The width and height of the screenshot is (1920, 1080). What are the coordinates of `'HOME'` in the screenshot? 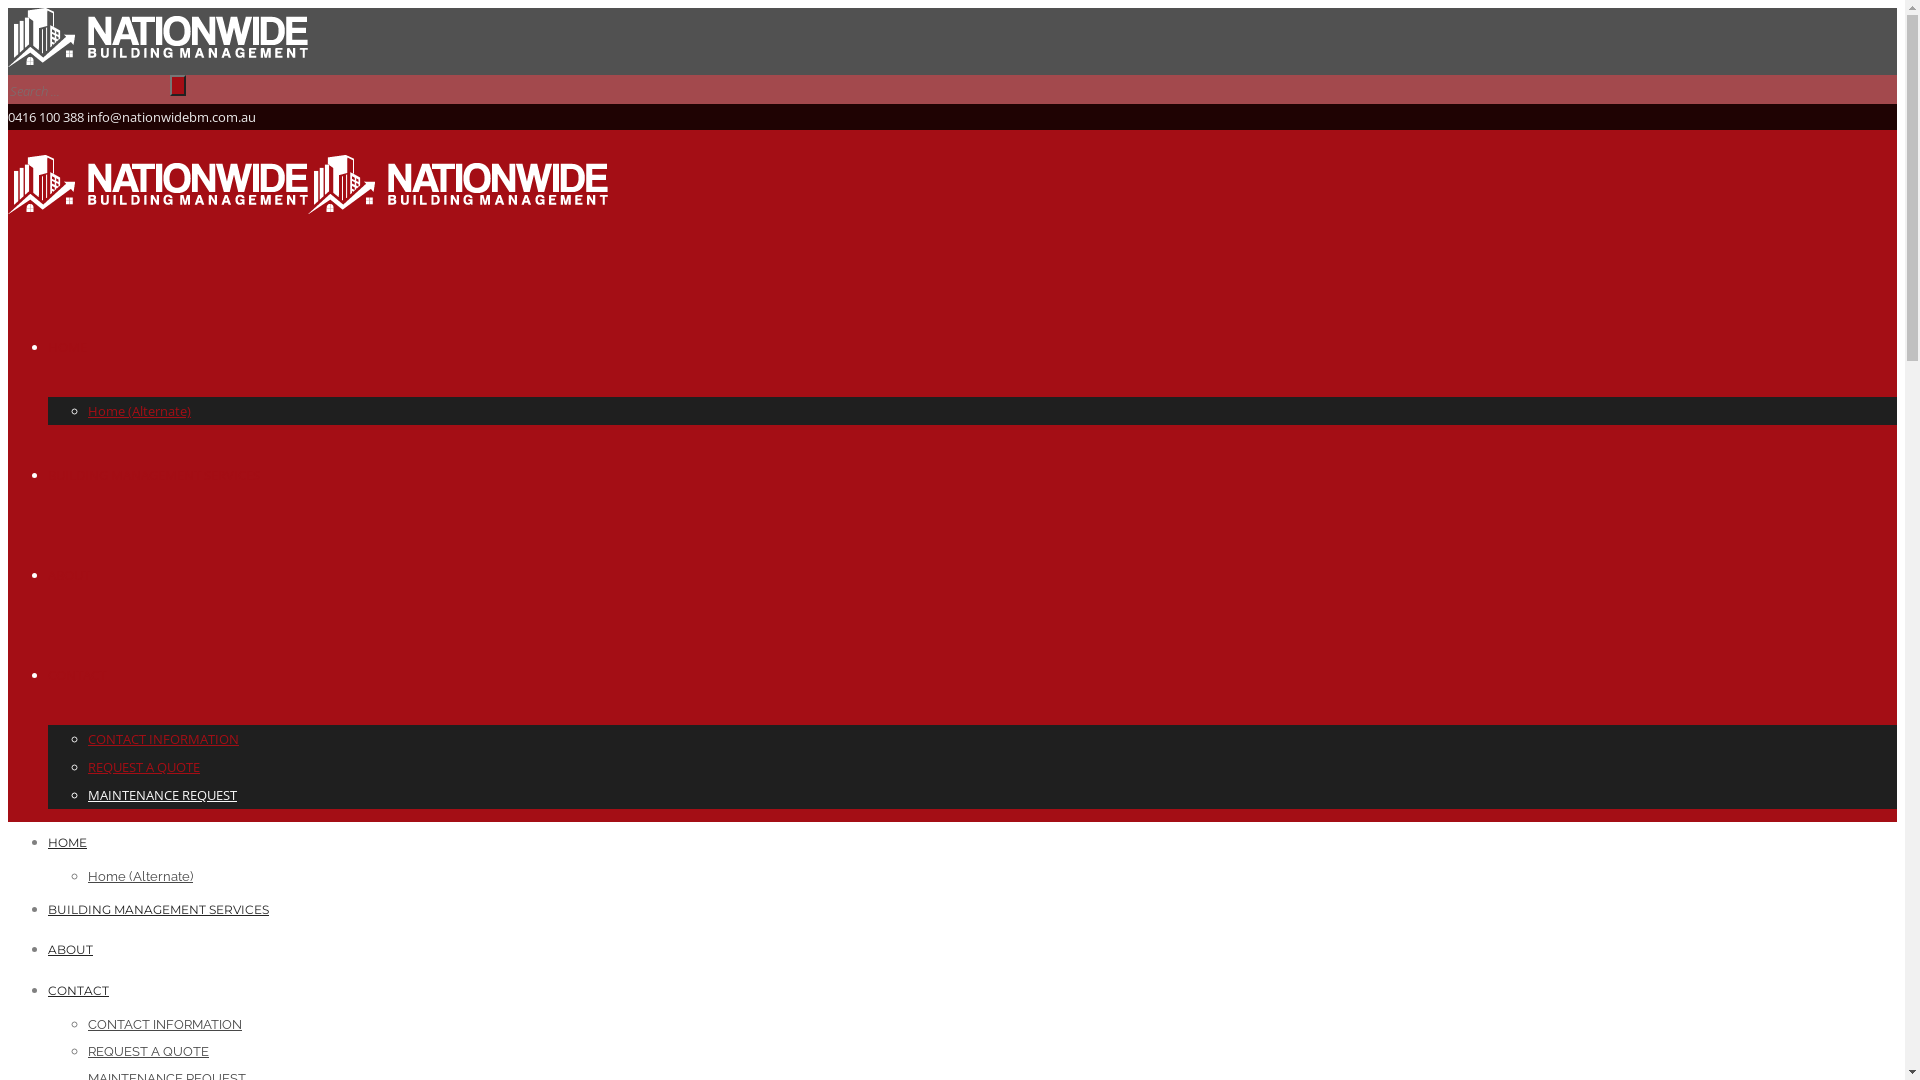 It's located at (67, 842).